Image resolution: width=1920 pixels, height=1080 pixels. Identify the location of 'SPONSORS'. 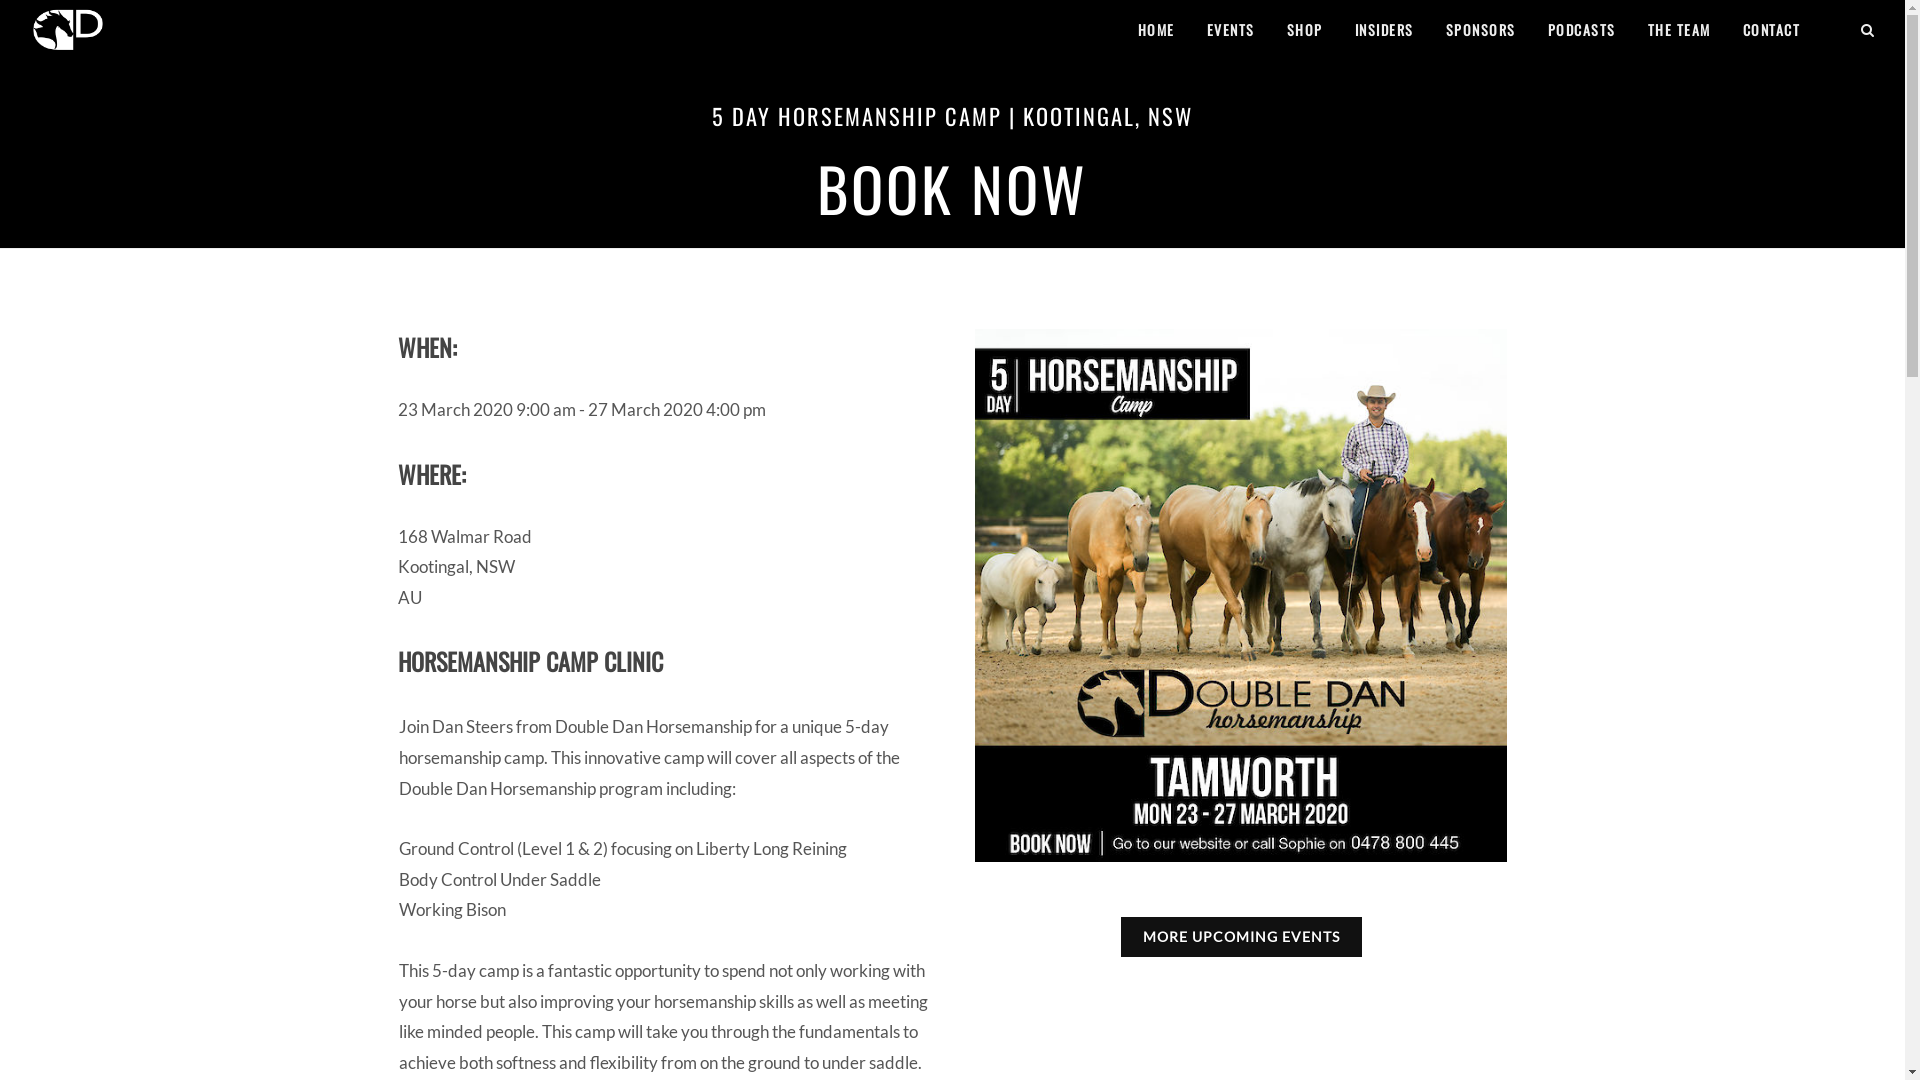
(1479, 30).